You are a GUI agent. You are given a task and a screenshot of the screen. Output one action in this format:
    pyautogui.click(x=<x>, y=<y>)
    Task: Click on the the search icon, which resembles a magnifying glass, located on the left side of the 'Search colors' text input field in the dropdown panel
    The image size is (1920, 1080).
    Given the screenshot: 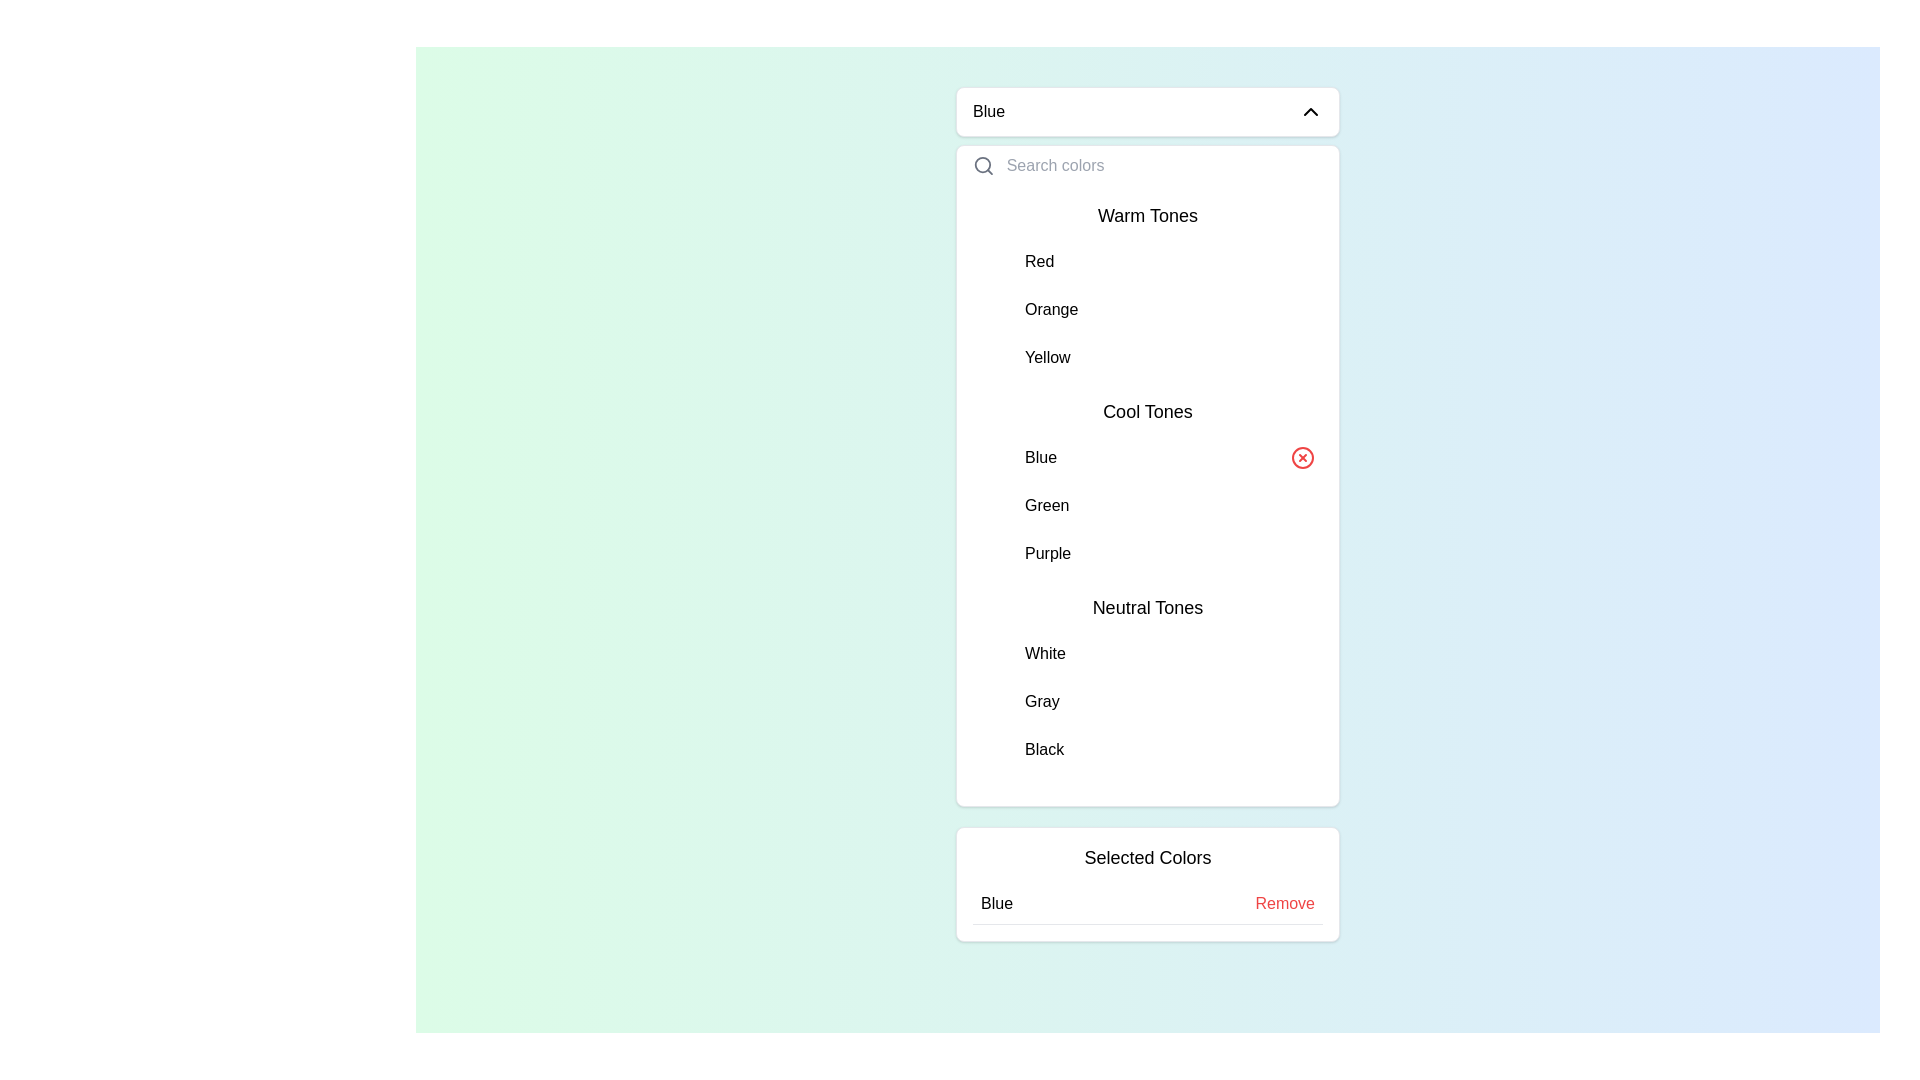 What is the action you would take?
    pyautogui.click(x=983, y=164)
    